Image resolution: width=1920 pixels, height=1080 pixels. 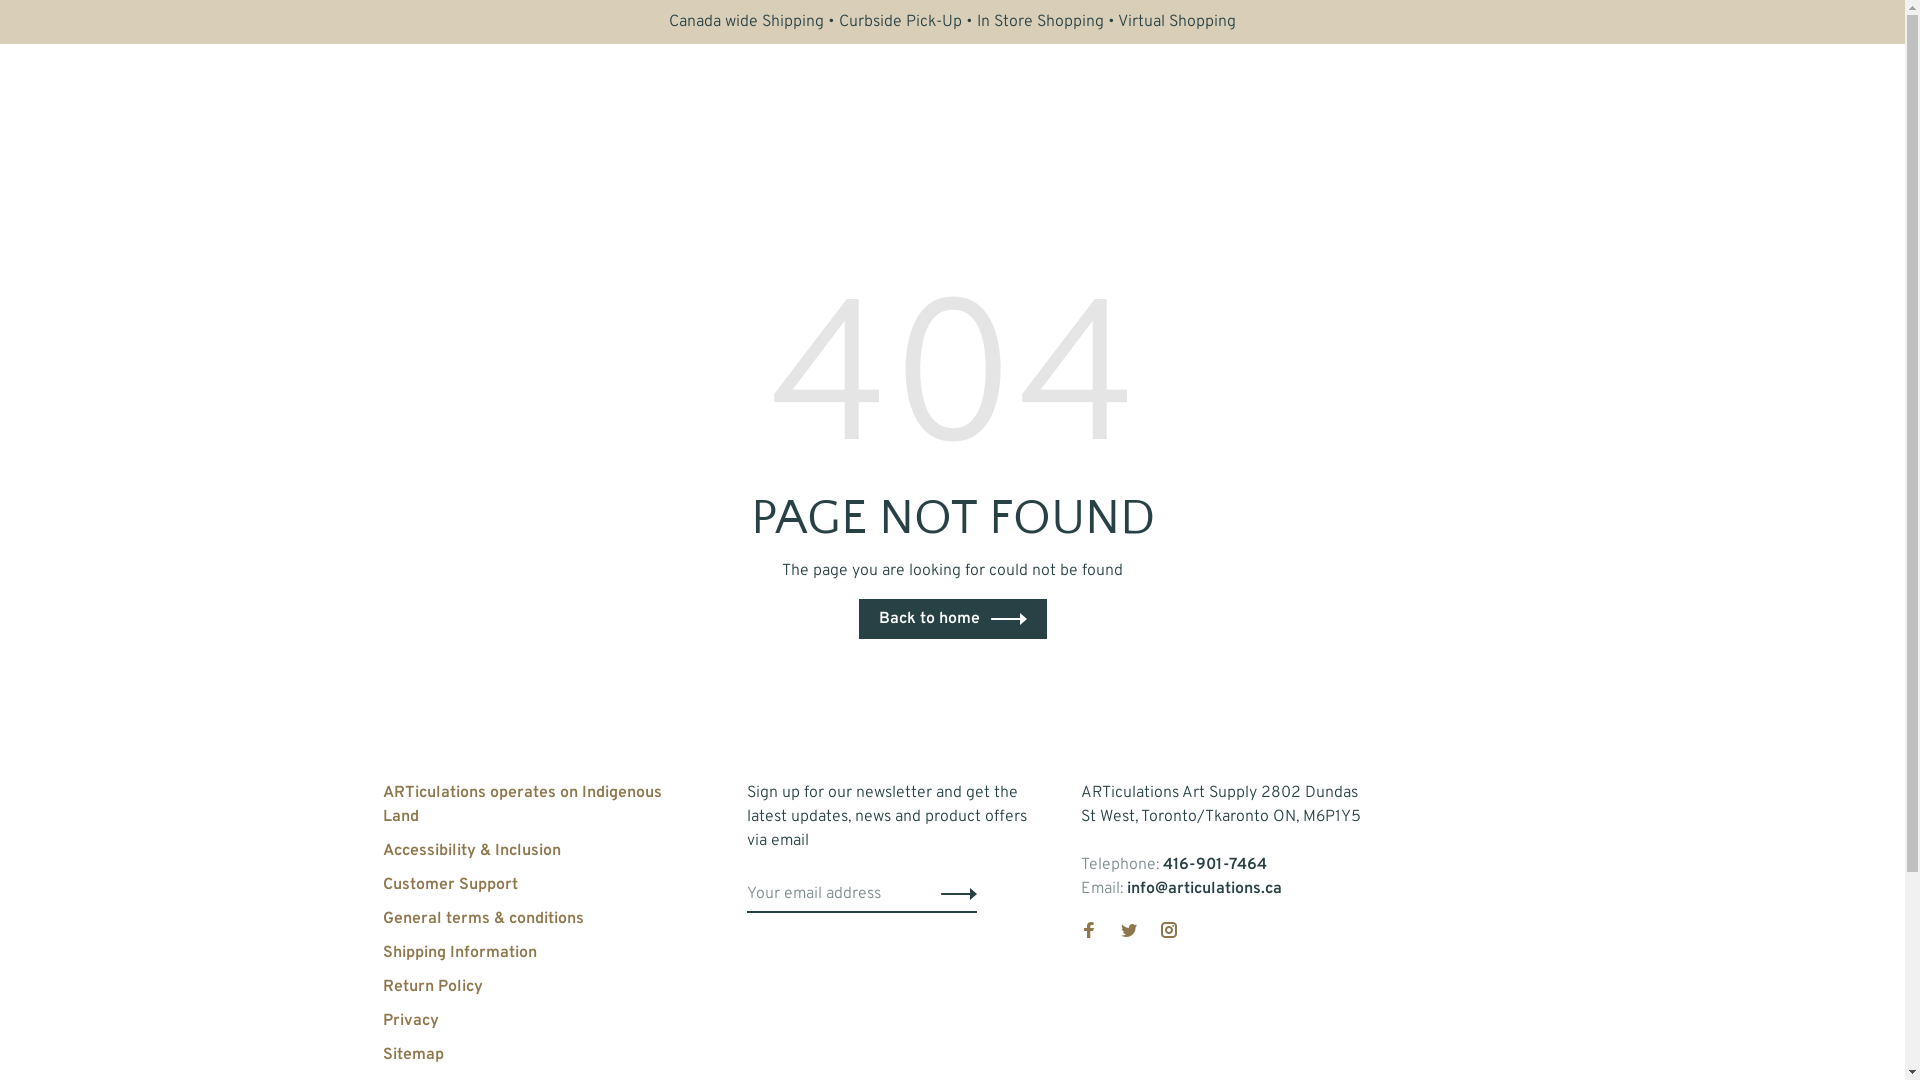 What do you see at coordinates (1167, 933) in the screenshot?
I see `'Instagram ARTiculations'` at bounding box center [1167, 933].